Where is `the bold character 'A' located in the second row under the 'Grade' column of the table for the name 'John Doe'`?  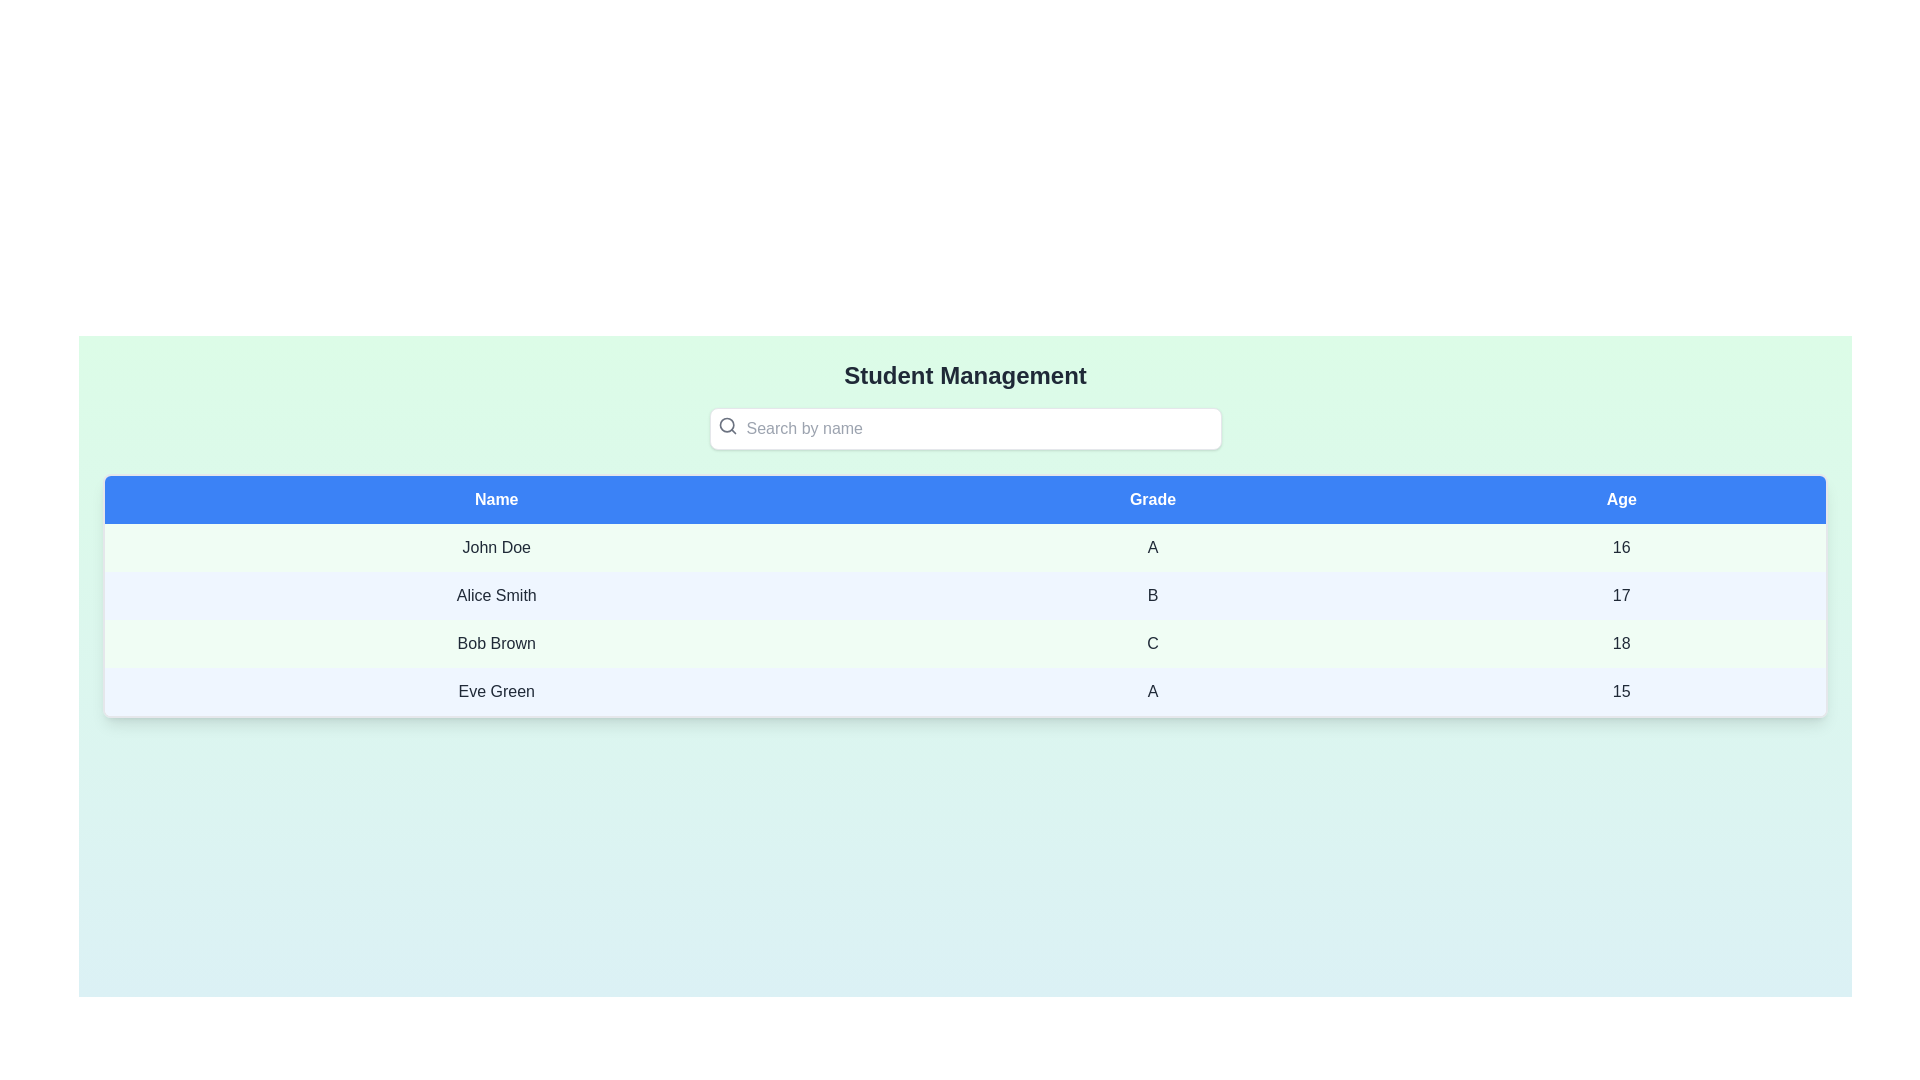
the bold character 'A' located in the second row under the 'Grade' column of the table for the name 'John Doe' is located at coordinates (1152, 547).